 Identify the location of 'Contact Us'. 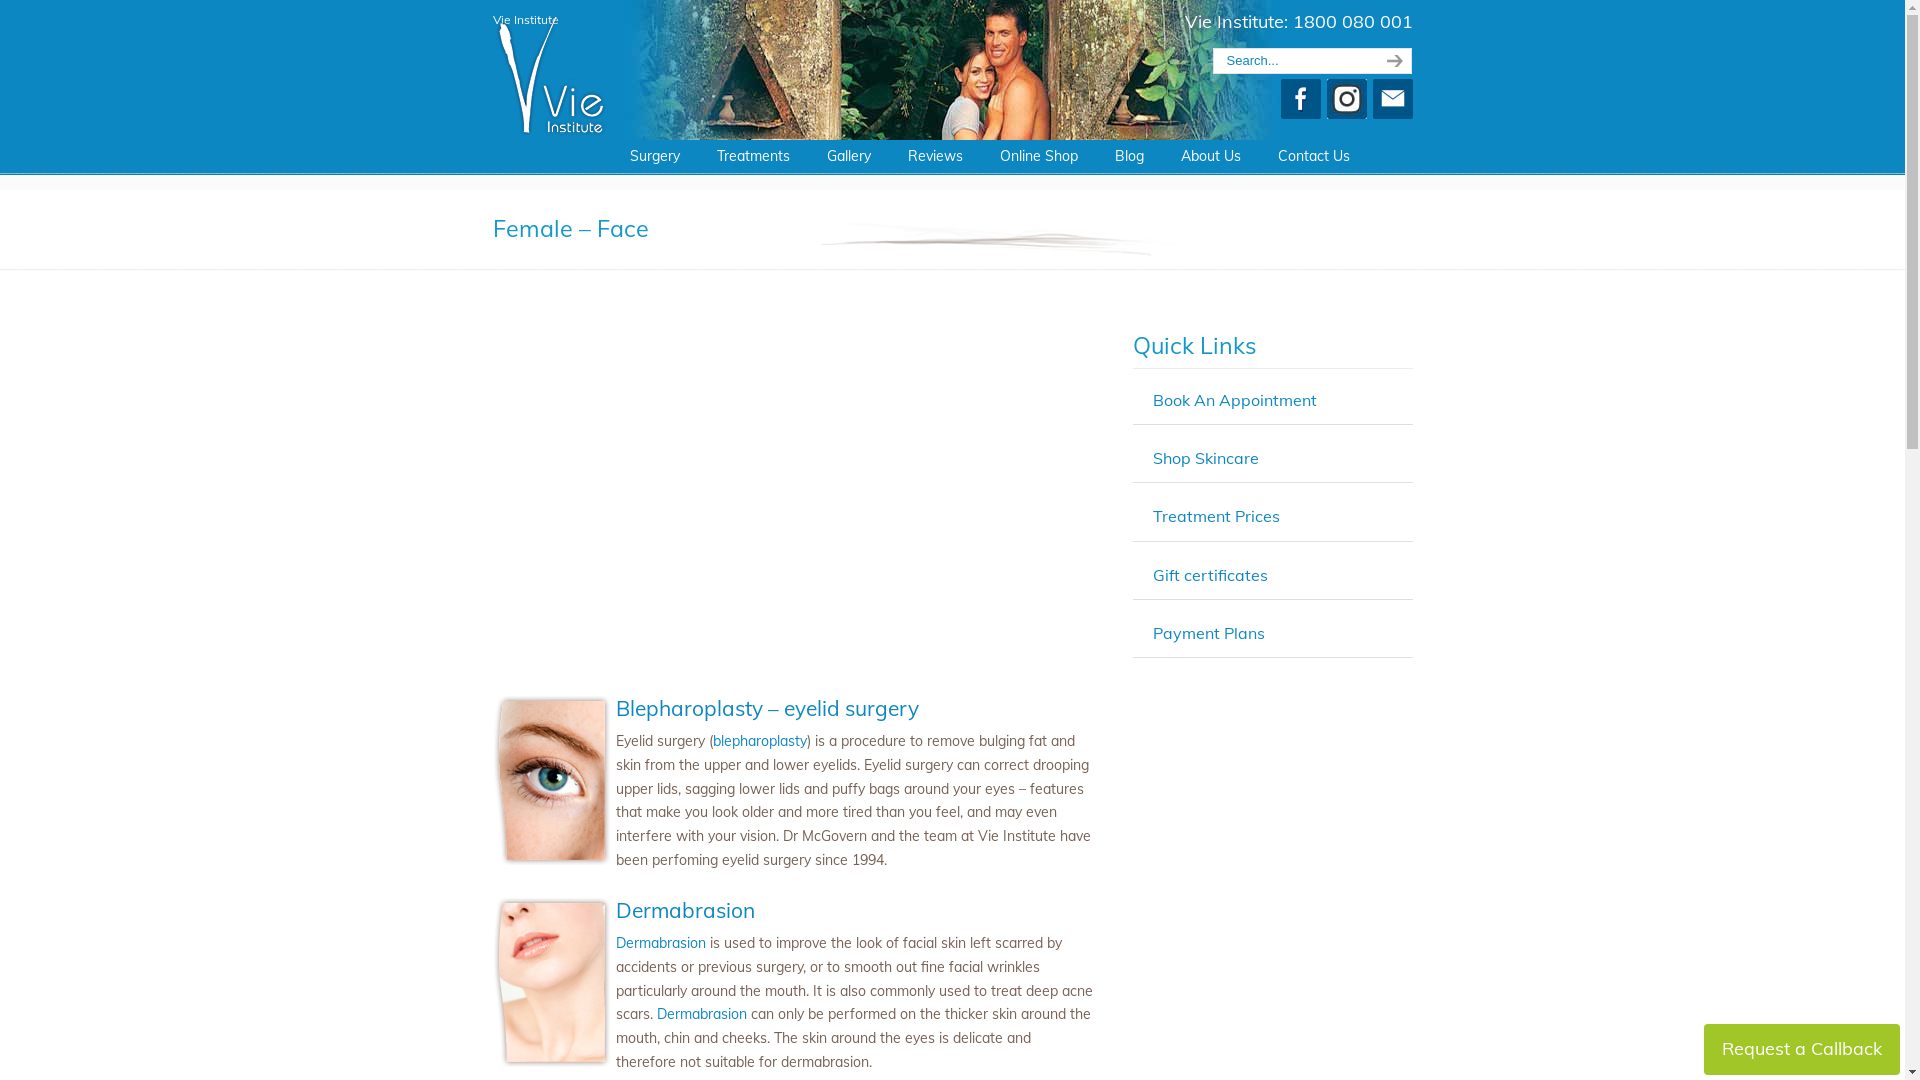
(1314, 154).